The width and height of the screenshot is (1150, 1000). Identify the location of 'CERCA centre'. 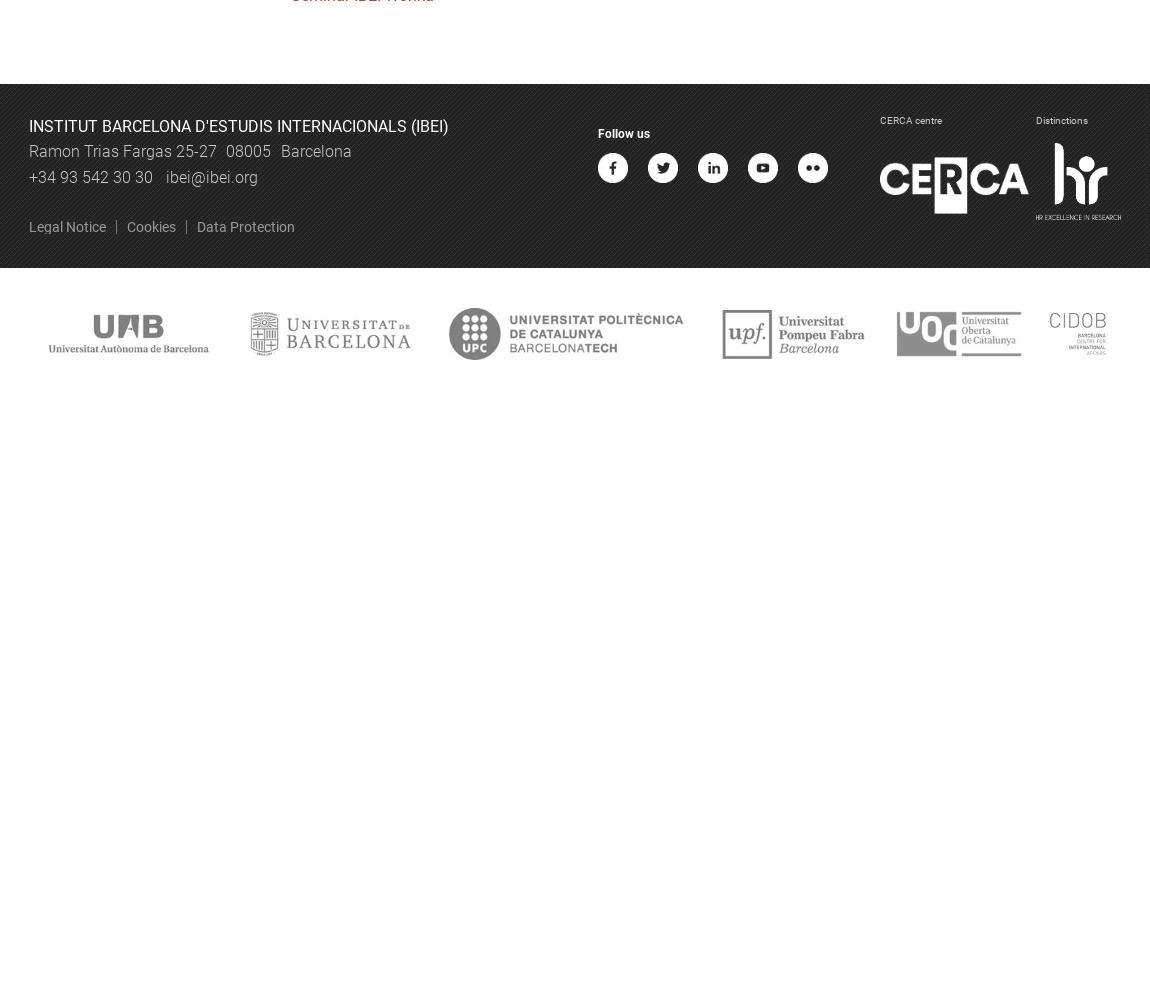
(879, 119).